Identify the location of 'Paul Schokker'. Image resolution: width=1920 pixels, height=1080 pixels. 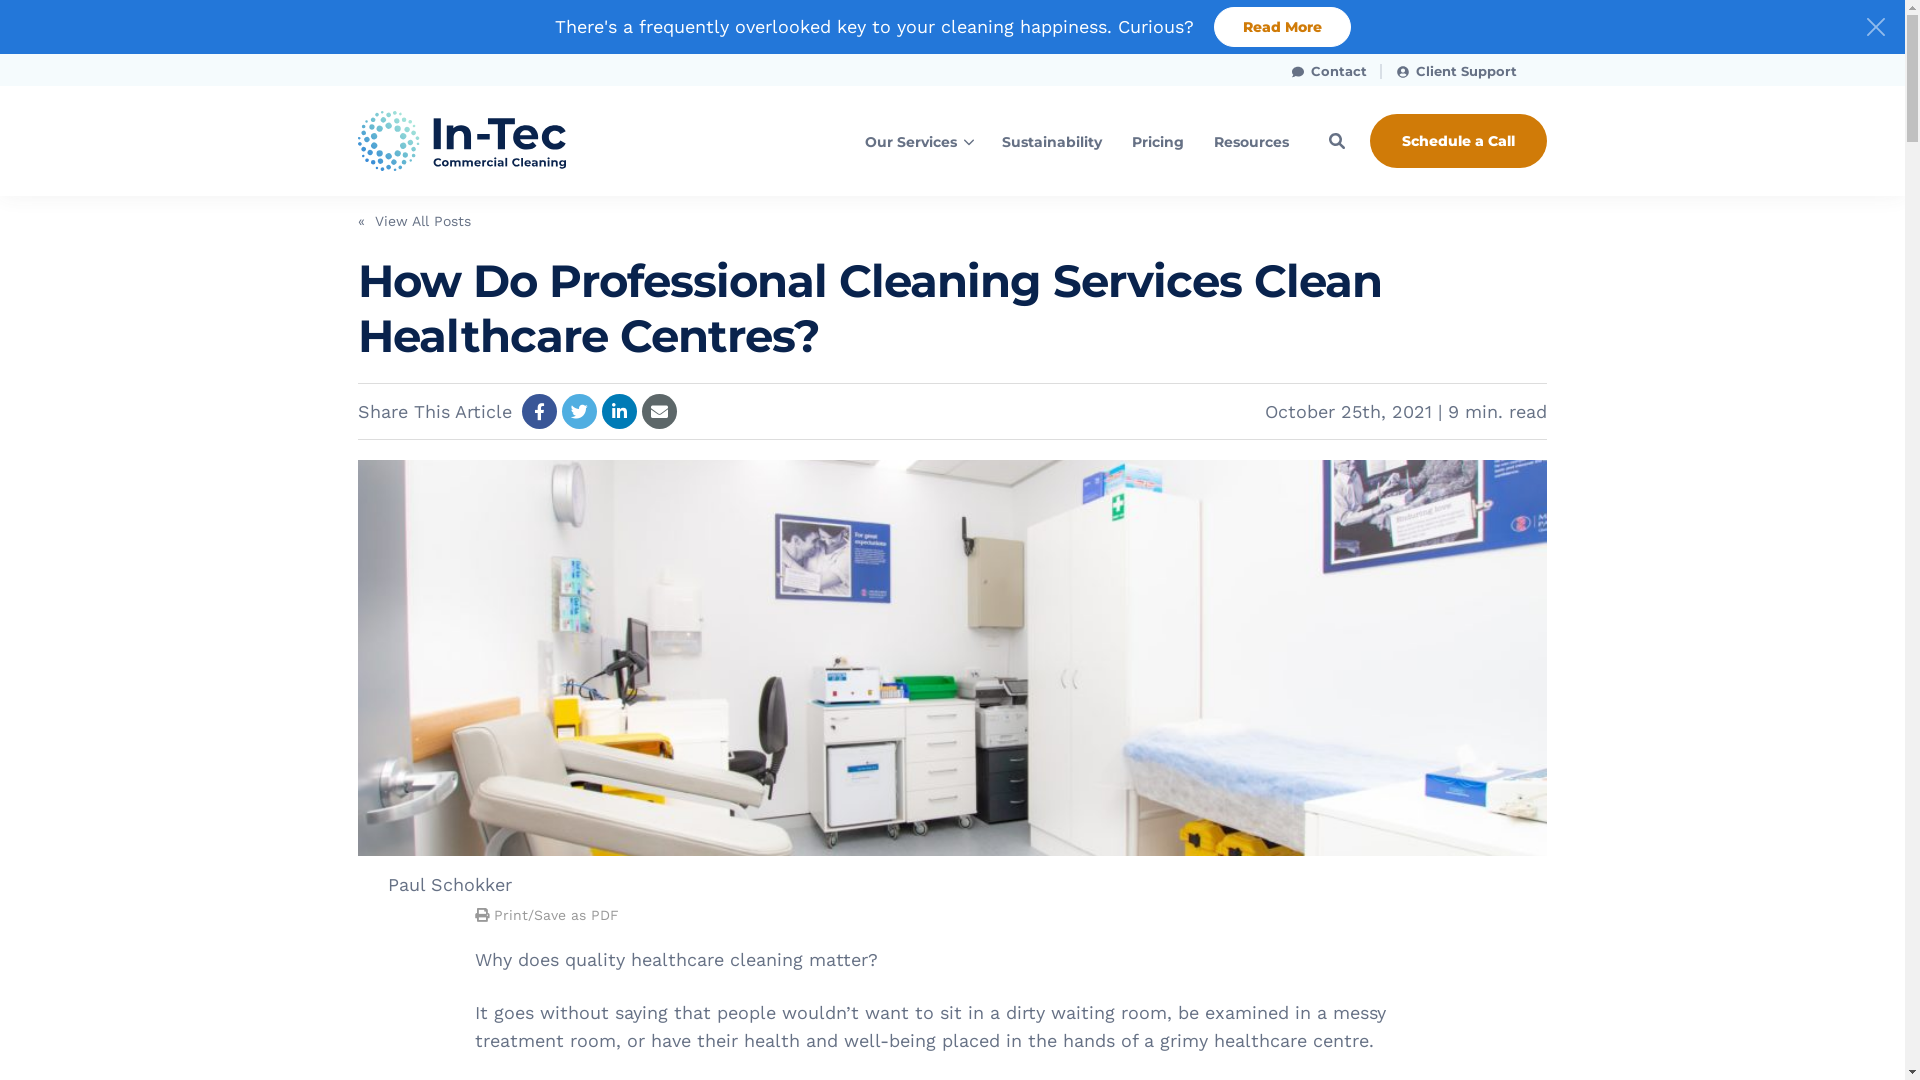
(449, 883).